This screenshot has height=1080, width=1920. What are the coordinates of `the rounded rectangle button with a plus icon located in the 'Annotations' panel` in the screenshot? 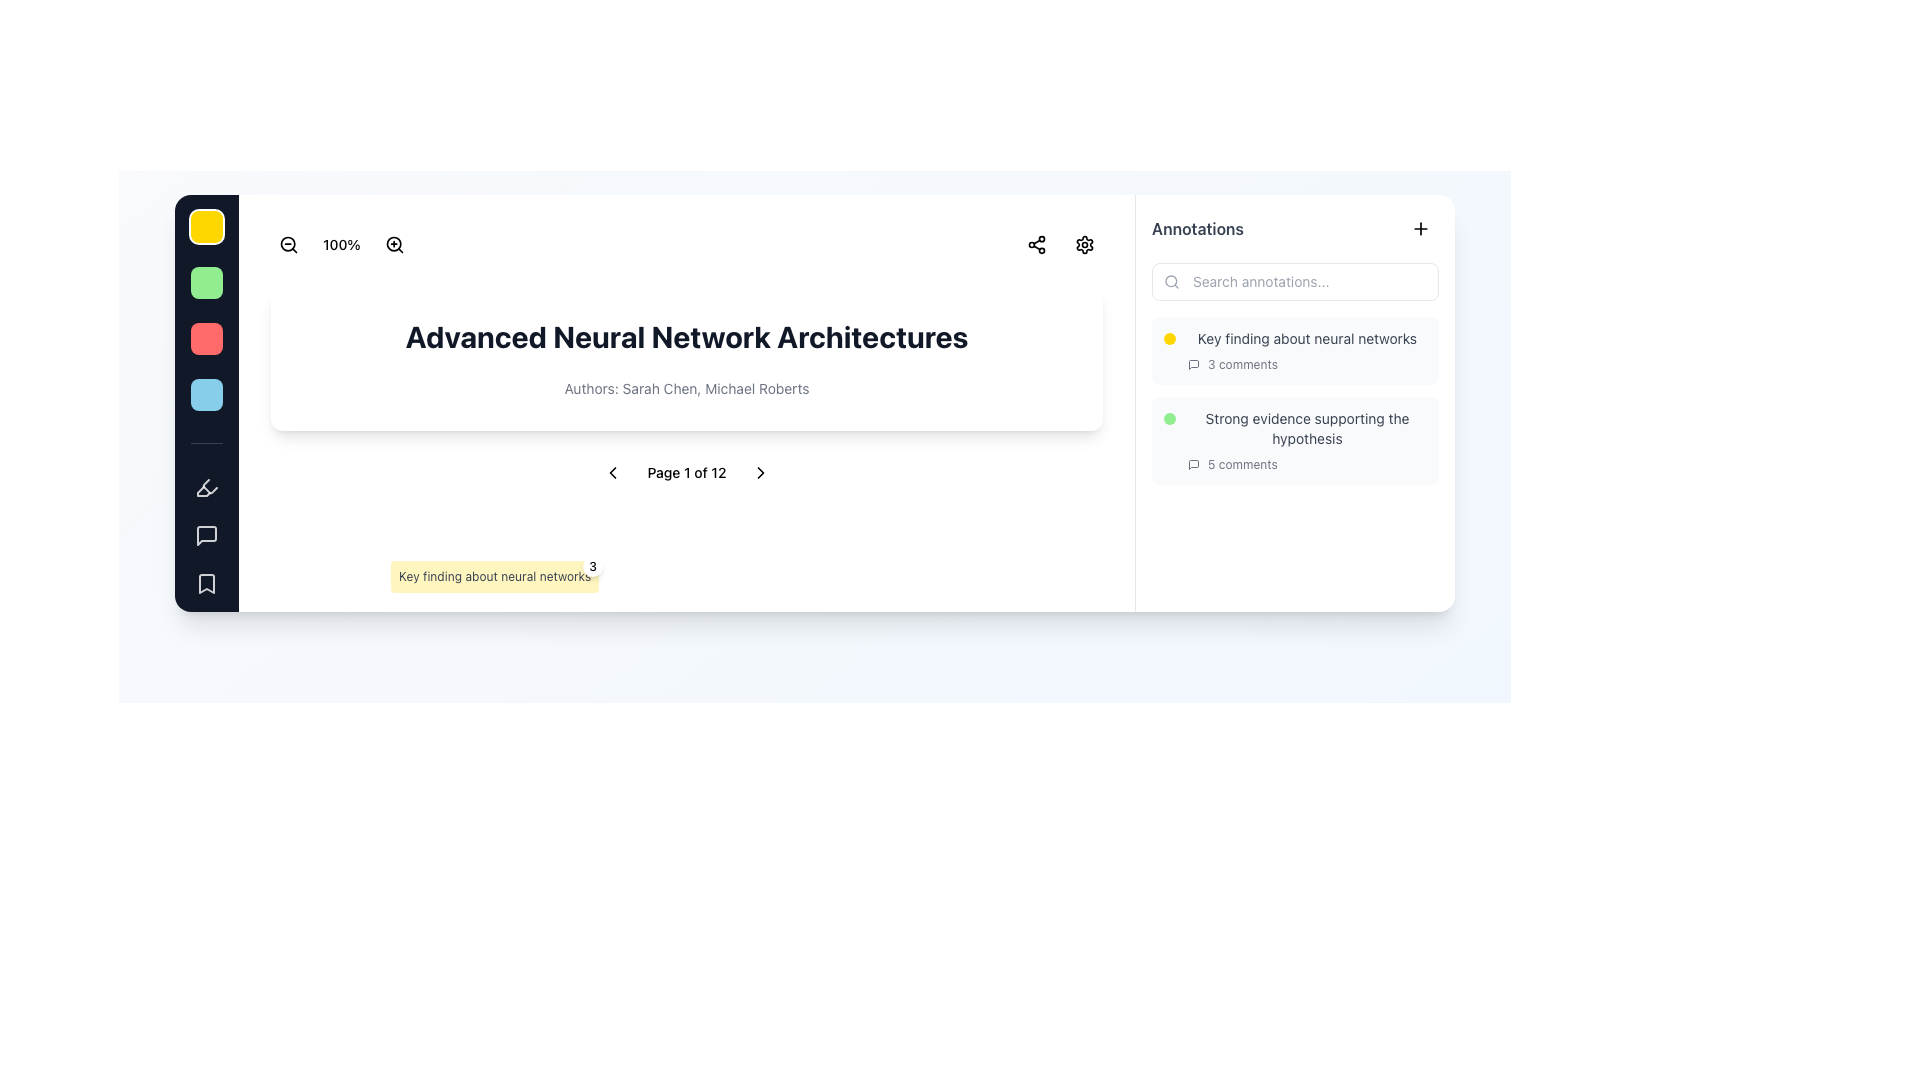 It's located at (1419, 227).